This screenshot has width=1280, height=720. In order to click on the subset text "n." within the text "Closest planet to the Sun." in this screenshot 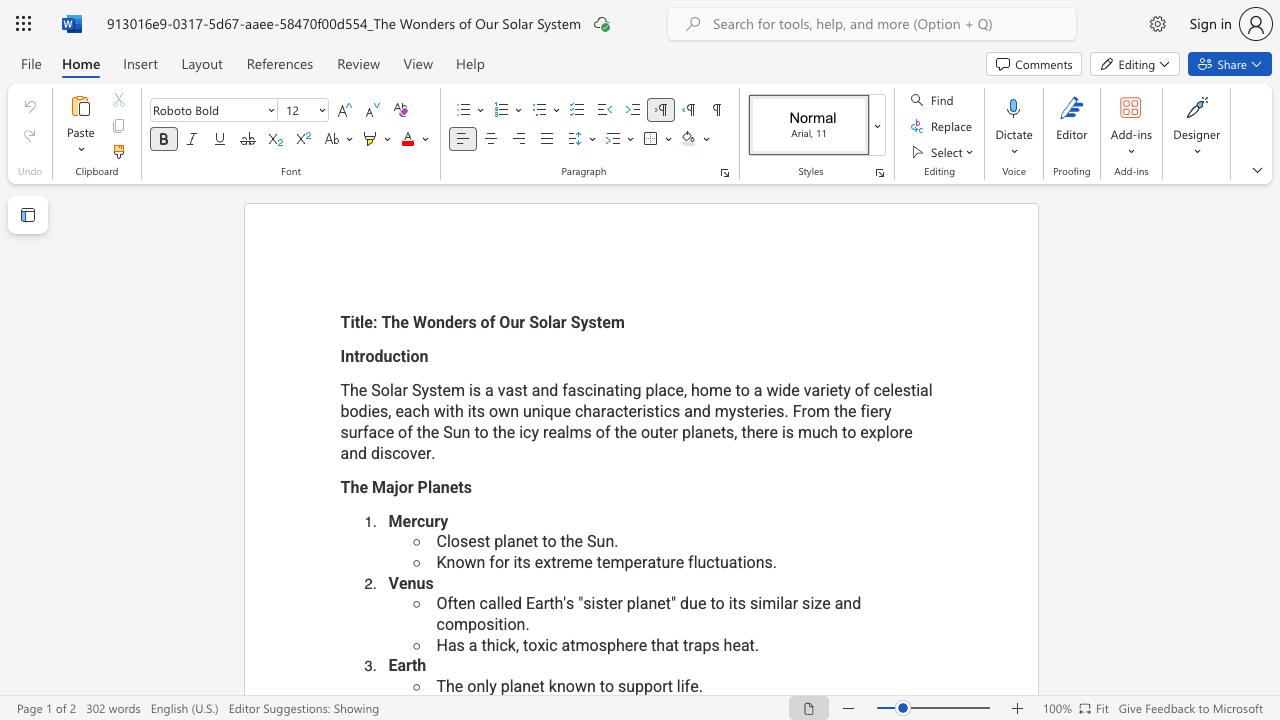, I will do `click(604, 541)`.